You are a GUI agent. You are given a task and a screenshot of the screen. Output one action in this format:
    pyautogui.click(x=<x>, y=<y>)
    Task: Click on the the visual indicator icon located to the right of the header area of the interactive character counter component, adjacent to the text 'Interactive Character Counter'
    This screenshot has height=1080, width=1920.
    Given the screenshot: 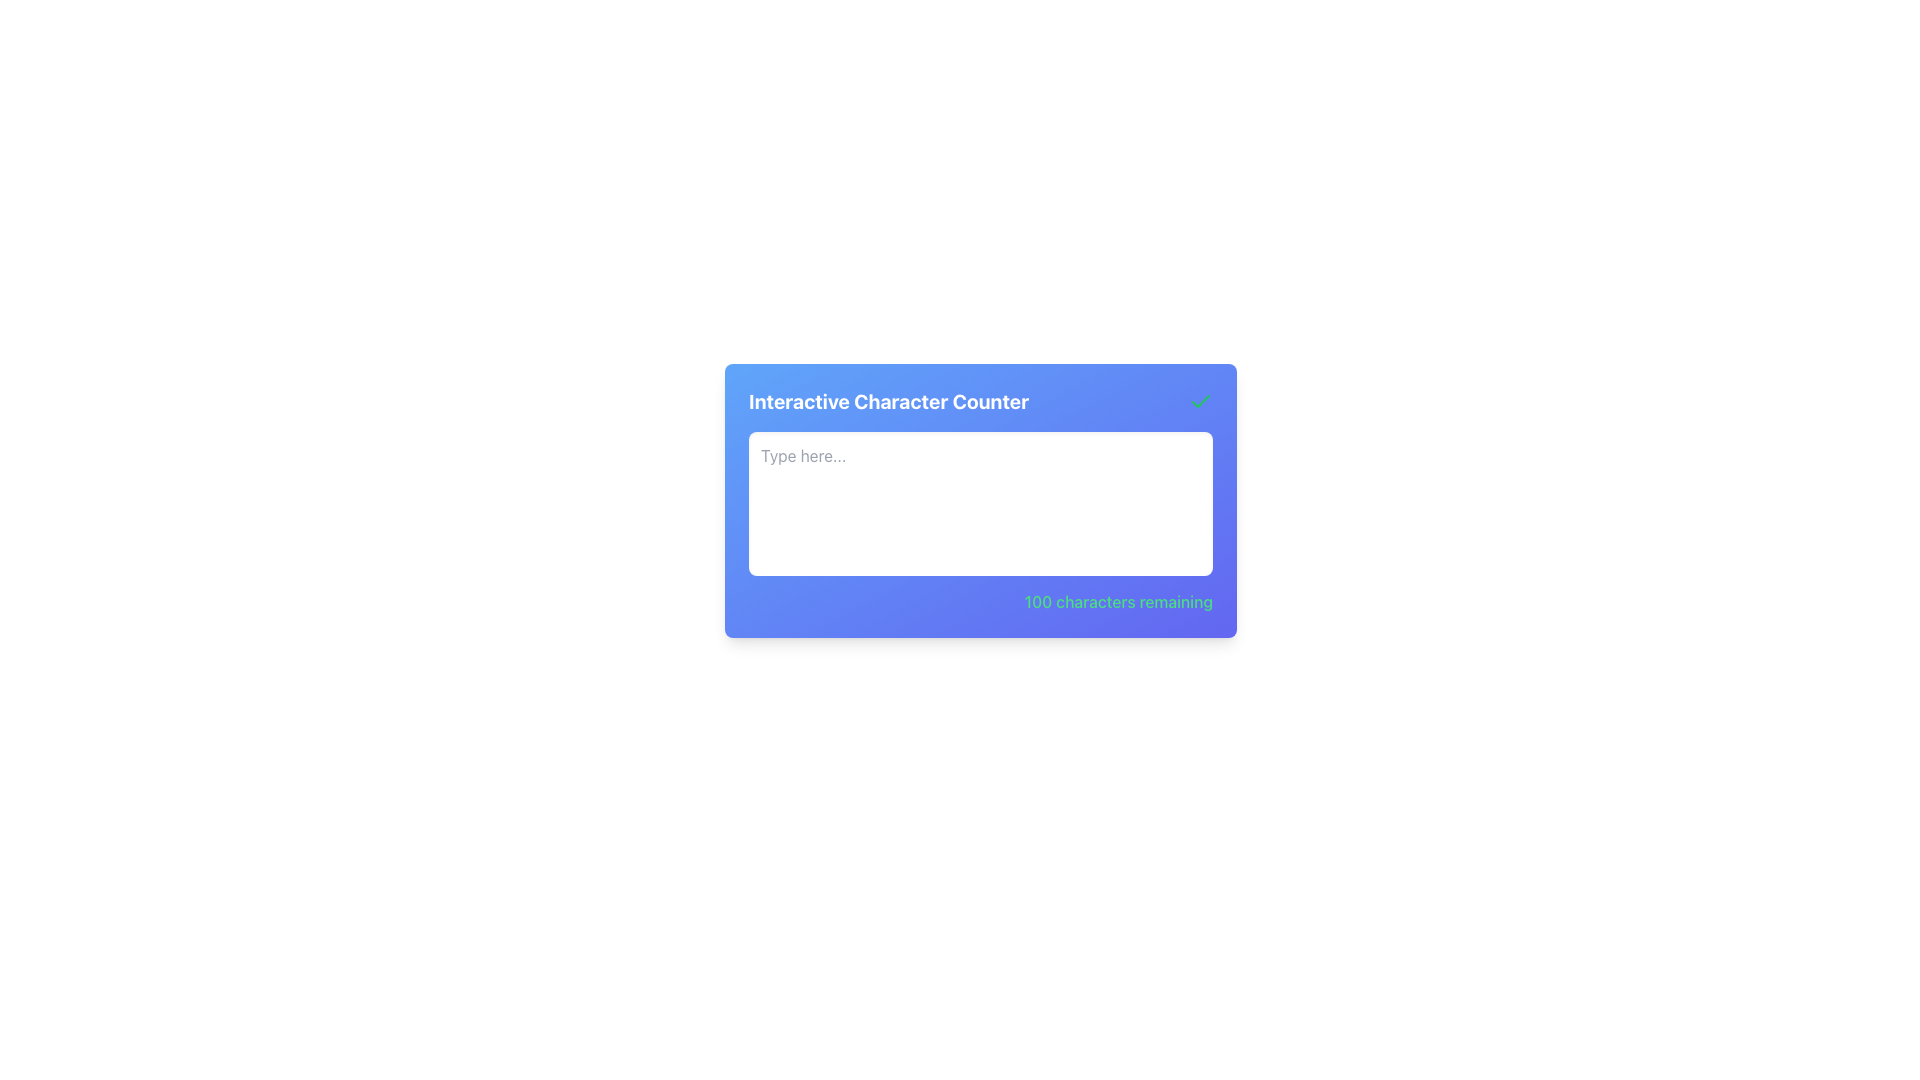 What is the action you would take?
    pyautogui.click(x=1200, y=401)
    